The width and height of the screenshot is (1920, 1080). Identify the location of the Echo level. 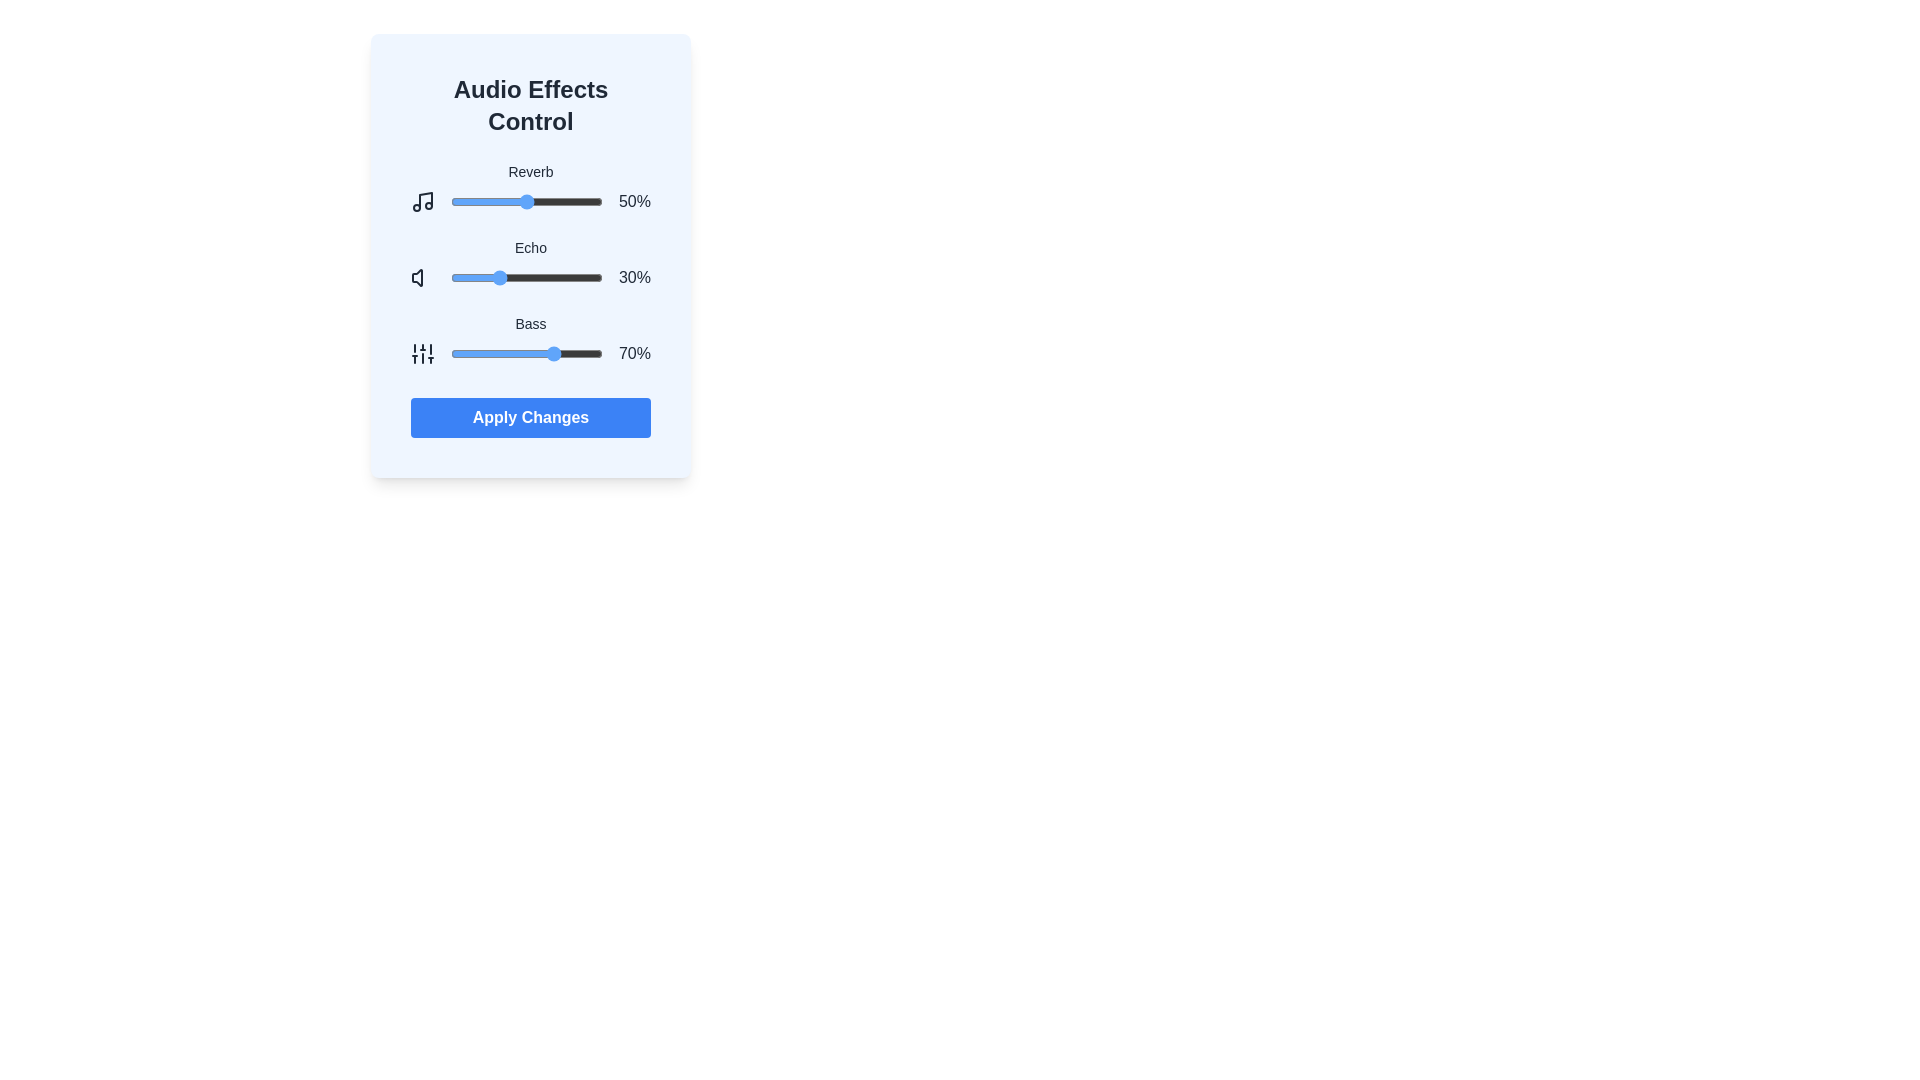
(516, 277).